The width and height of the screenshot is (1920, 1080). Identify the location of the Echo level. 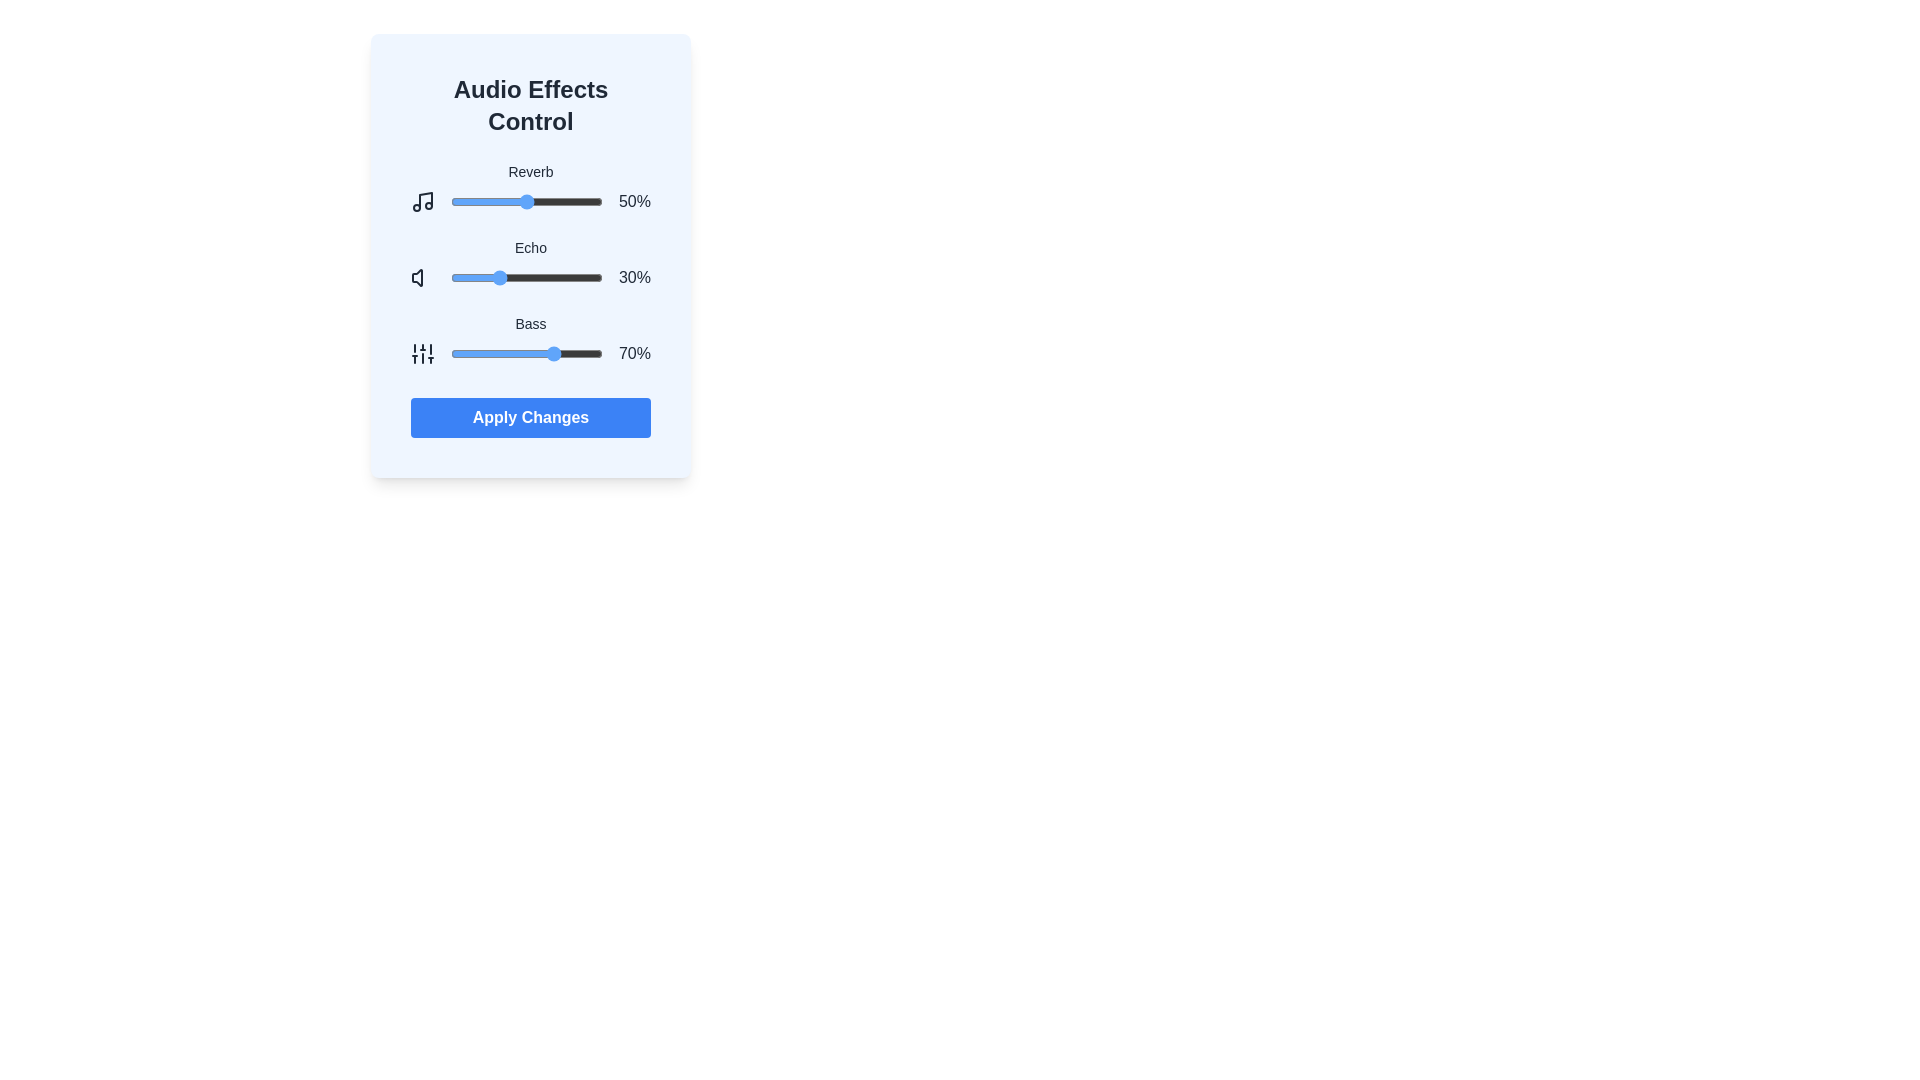
(516, 277).